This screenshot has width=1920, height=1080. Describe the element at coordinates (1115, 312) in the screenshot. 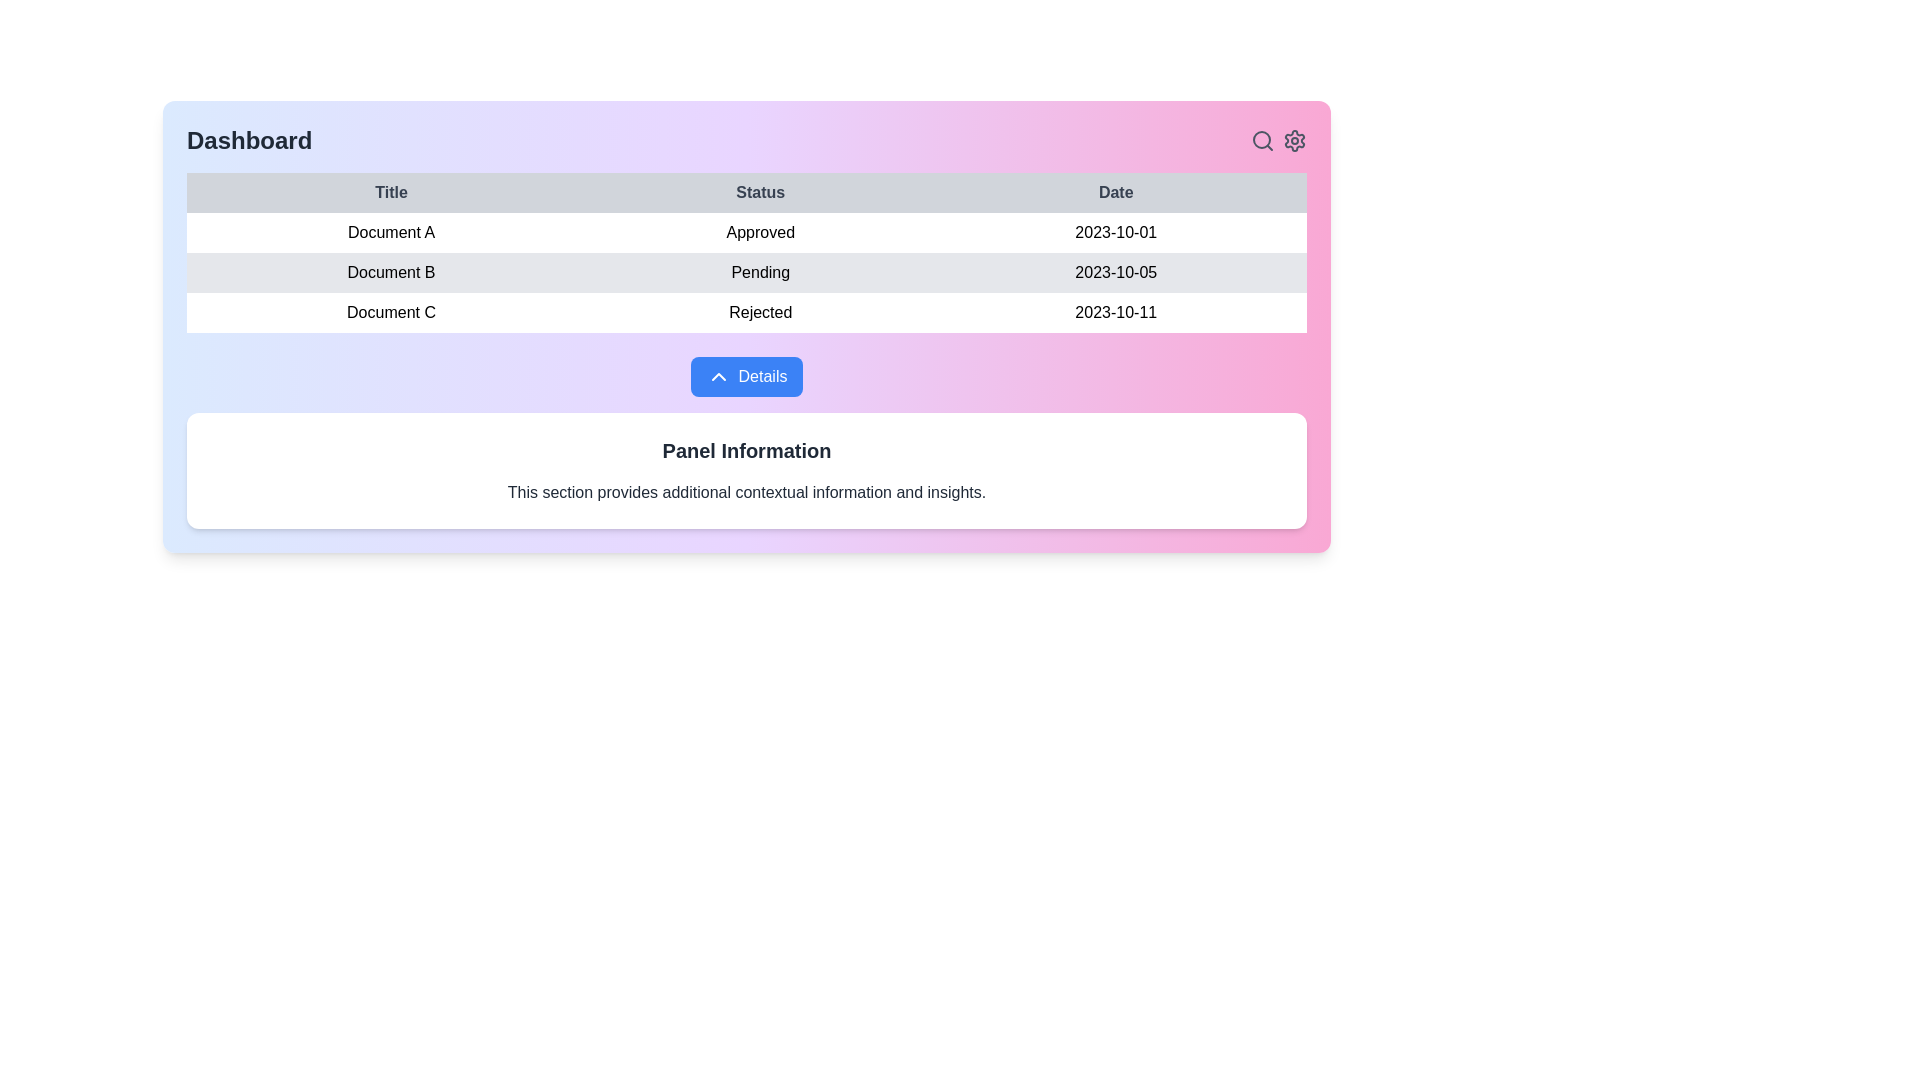

I see `the static text element displaying the date for 'Document C' located in the 'Date' column of the table` at that location.